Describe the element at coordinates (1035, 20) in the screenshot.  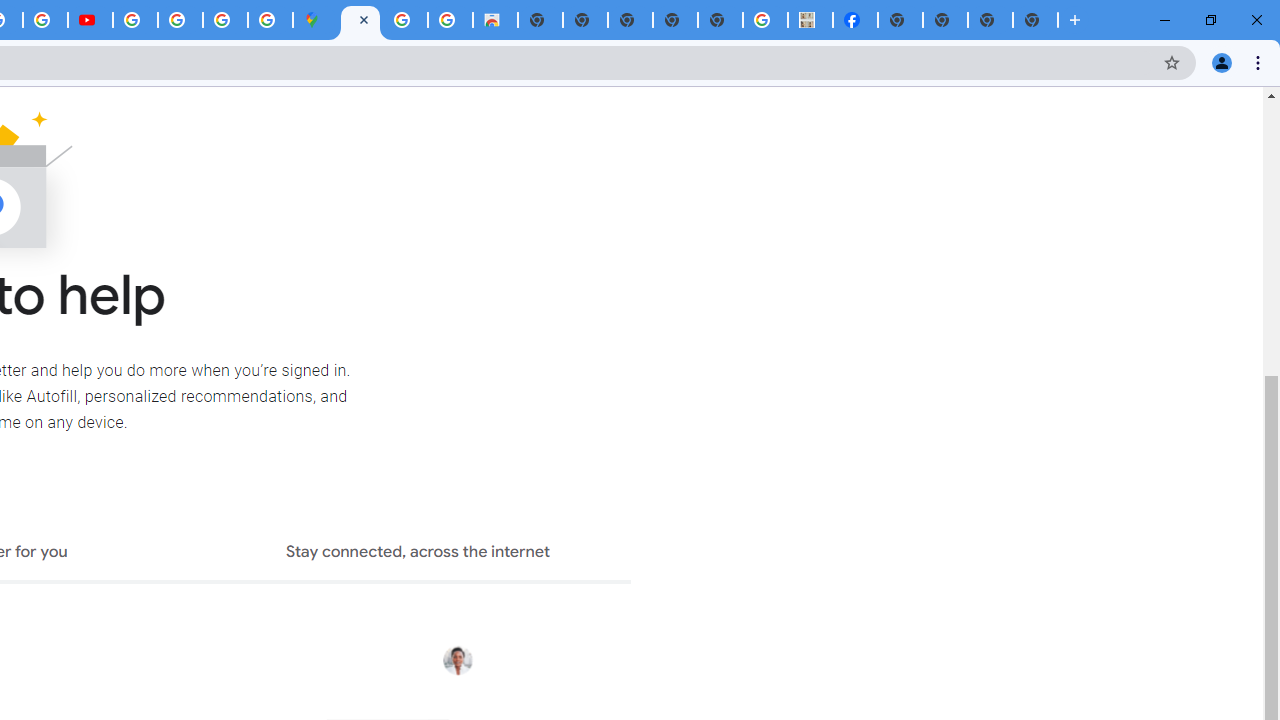
I see `'New Tab'` at that location.